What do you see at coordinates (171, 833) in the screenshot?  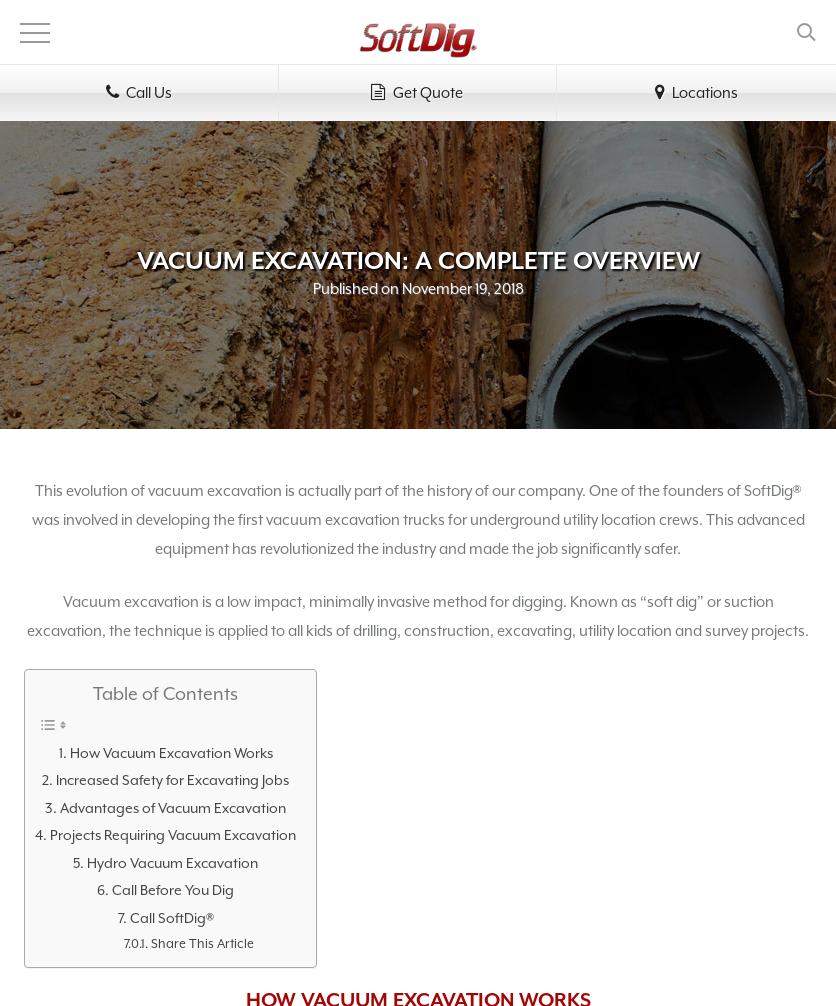 I see `'Projects Requiring Vacuum Excavation'` at bounding box center [171, 833].